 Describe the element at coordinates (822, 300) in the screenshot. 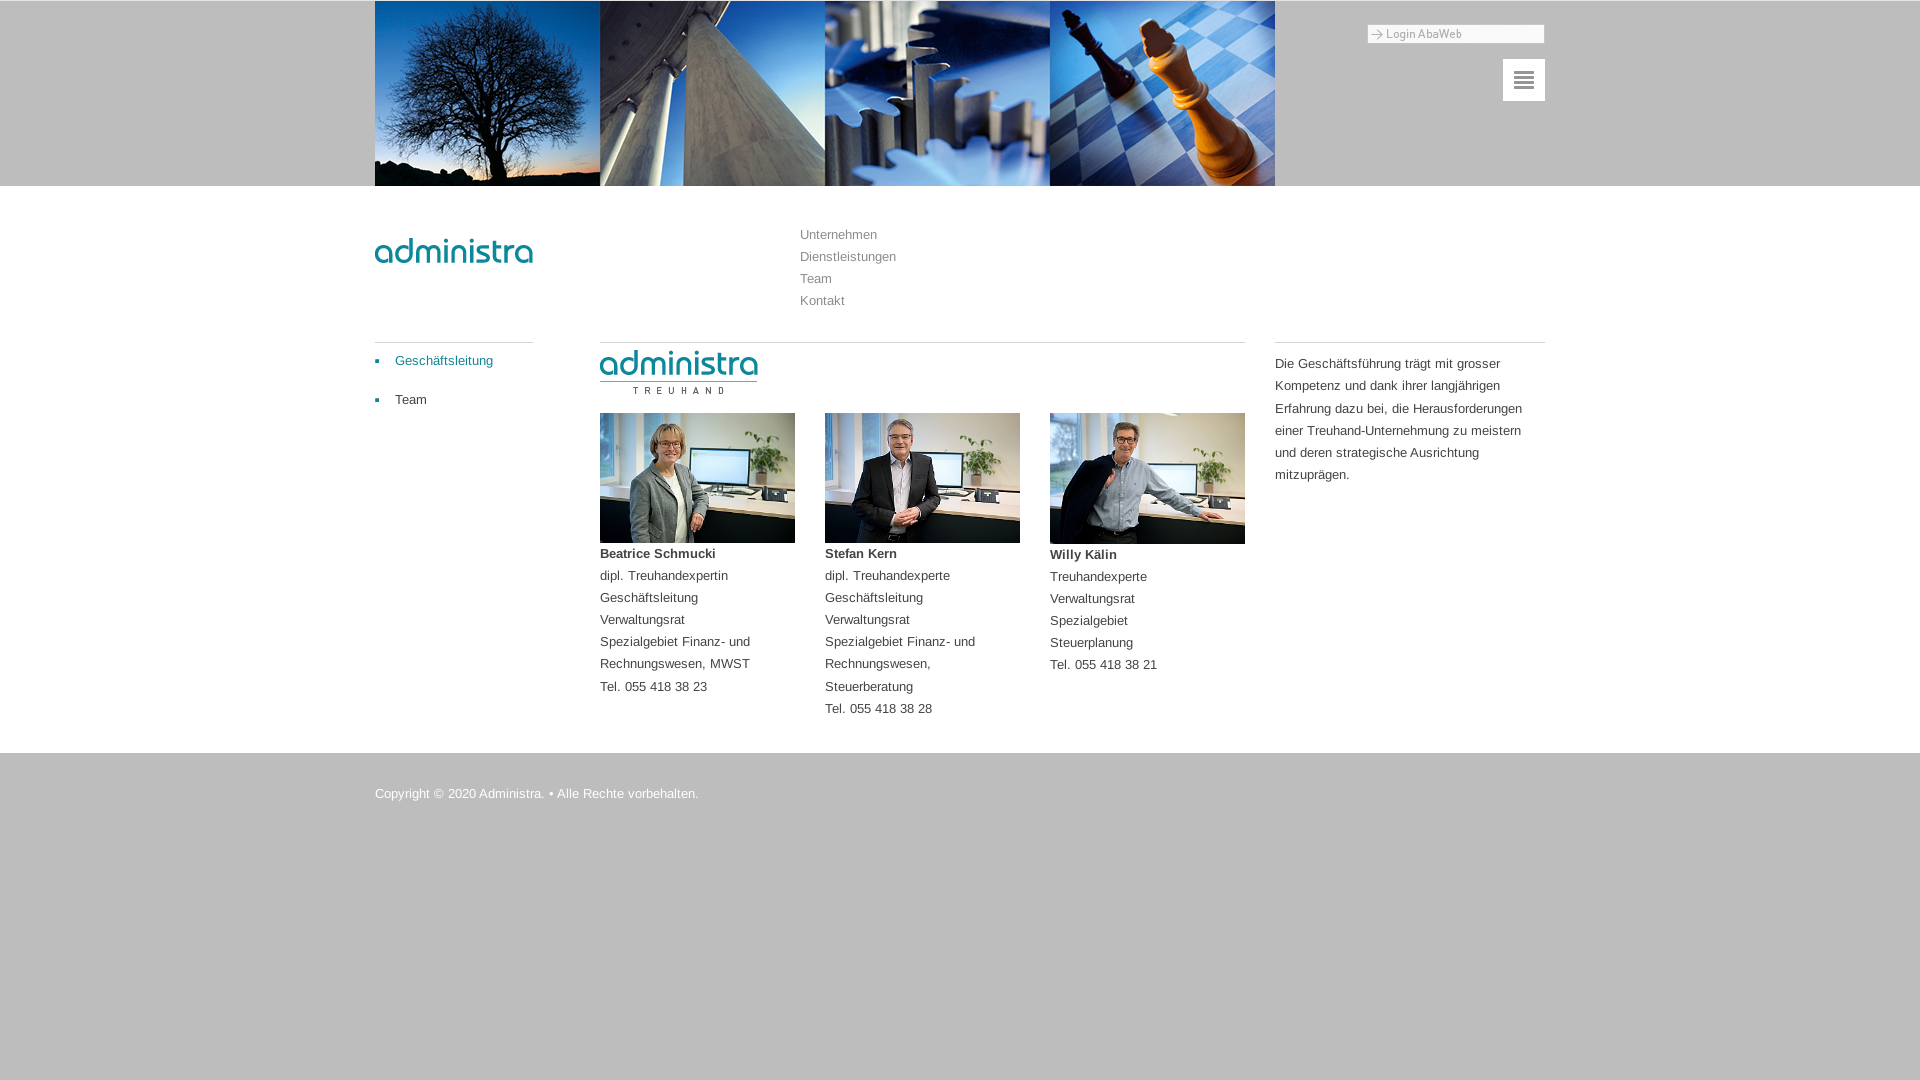

I see `'Kontakt'` at that location.